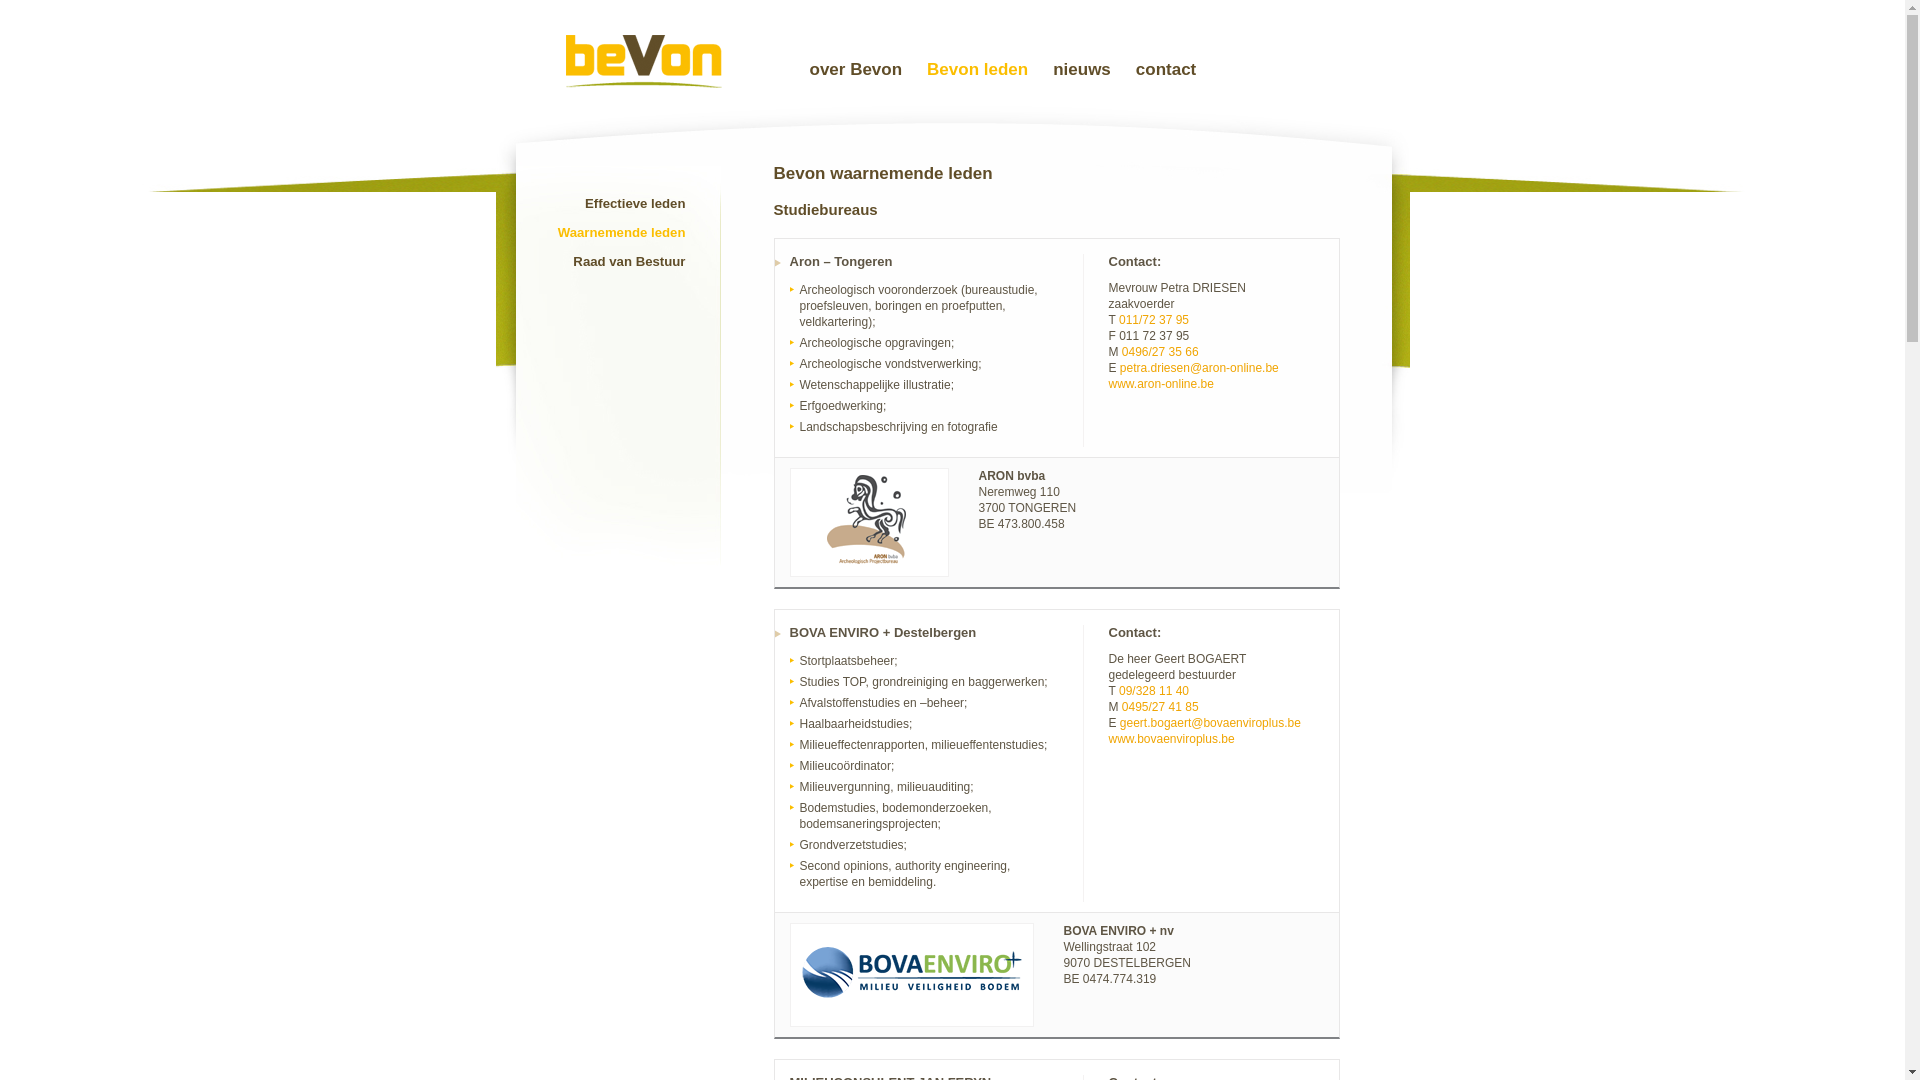 The image size is (1920, 1080). Describe the element at coordinates (1160, 705) in the screenshot. I see `'0495/27 41 85'` at that location.